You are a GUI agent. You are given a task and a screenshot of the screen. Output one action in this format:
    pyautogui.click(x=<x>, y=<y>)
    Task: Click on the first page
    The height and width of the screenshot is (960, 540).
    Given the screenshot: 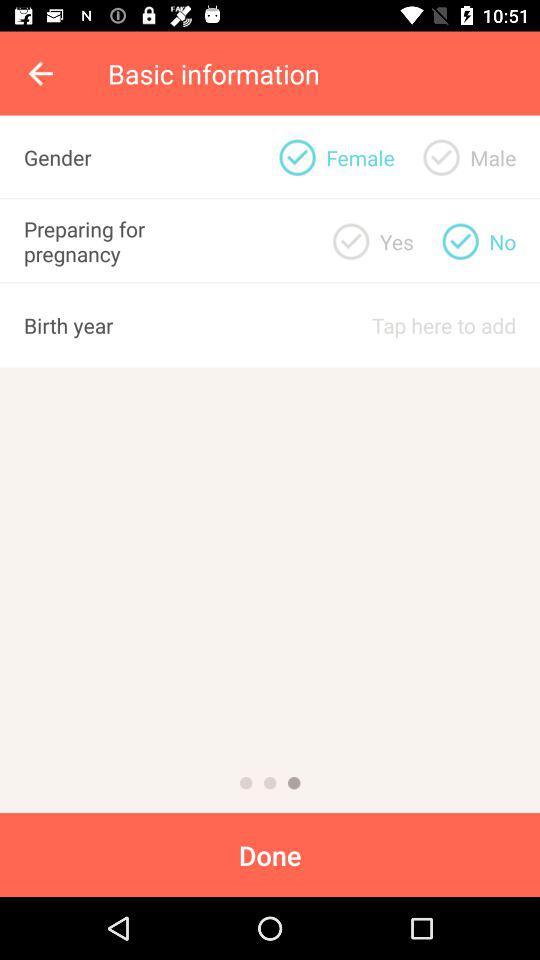 What is the action you would take?
    pyautogui.click(x=246, y=783)
    